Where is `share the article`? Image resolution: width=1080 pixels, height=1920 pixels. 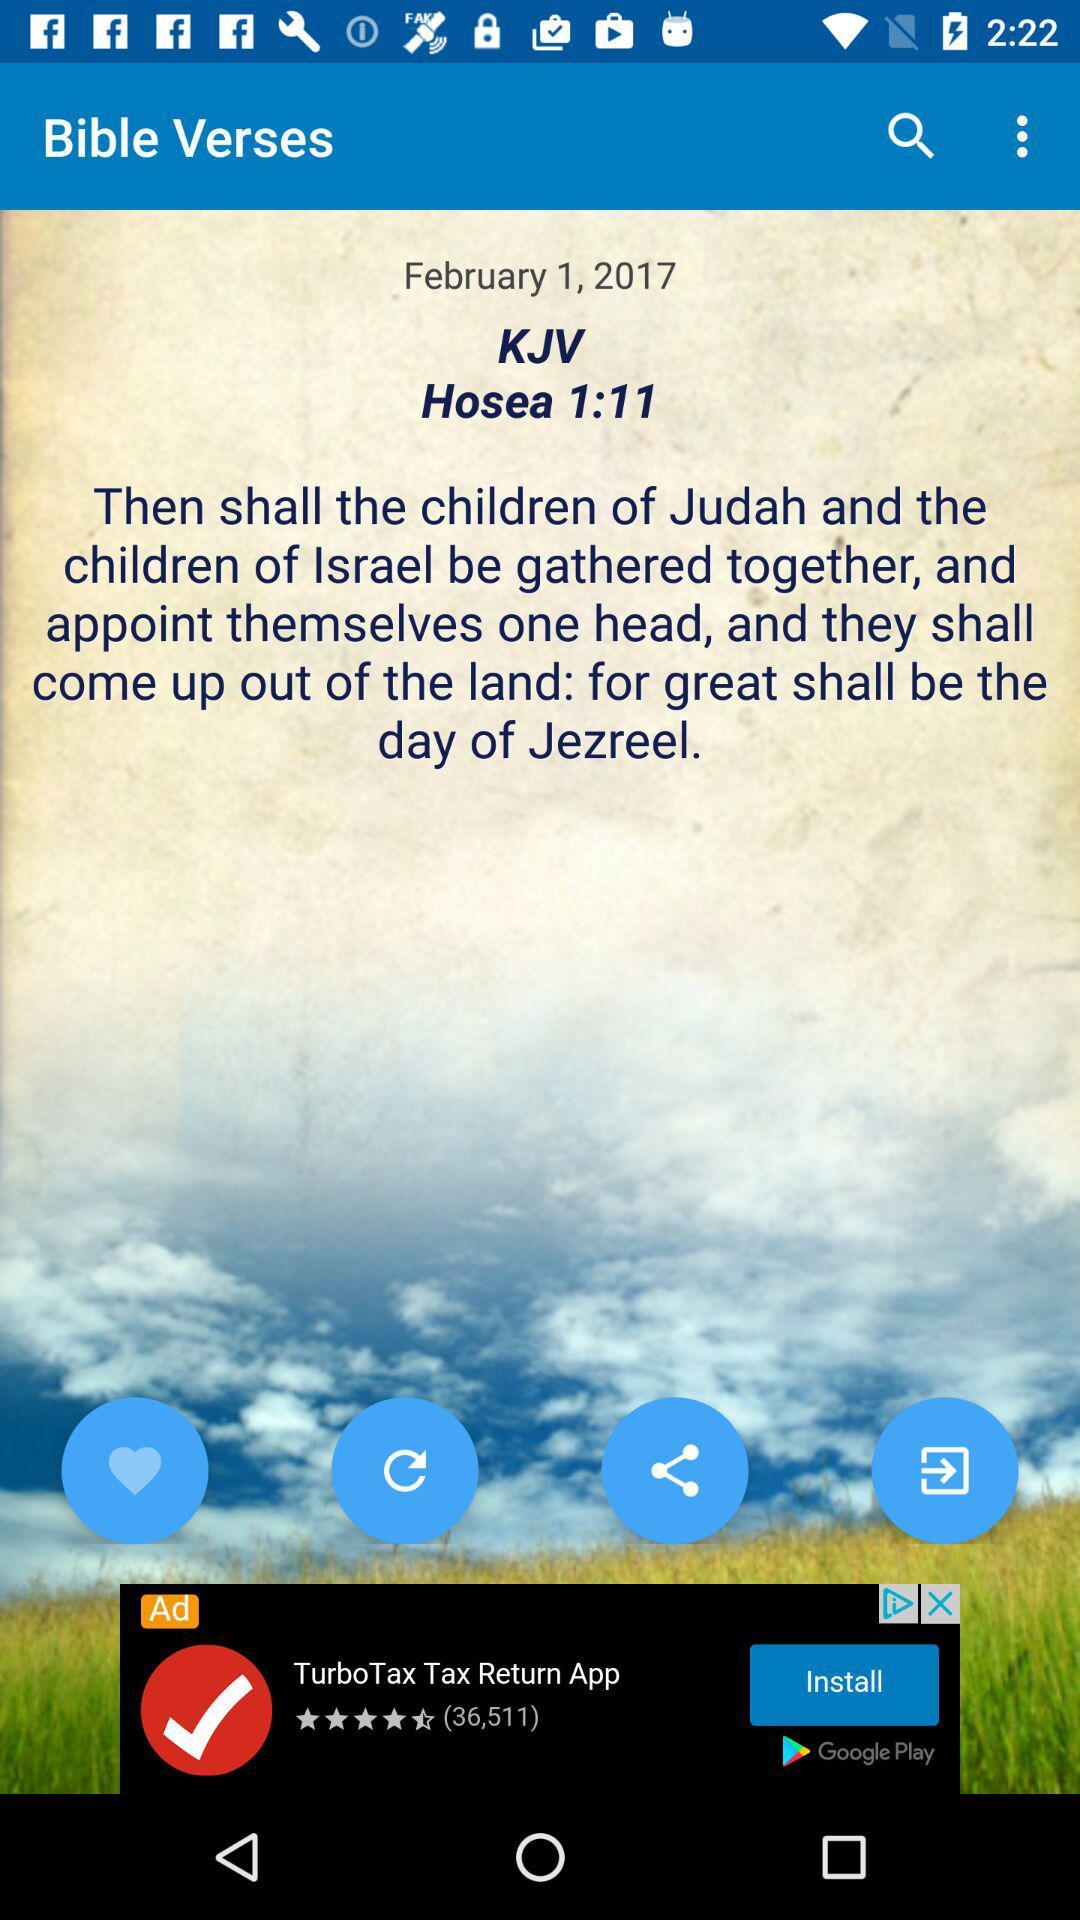
share the article is located at coordinates (675, 1470).